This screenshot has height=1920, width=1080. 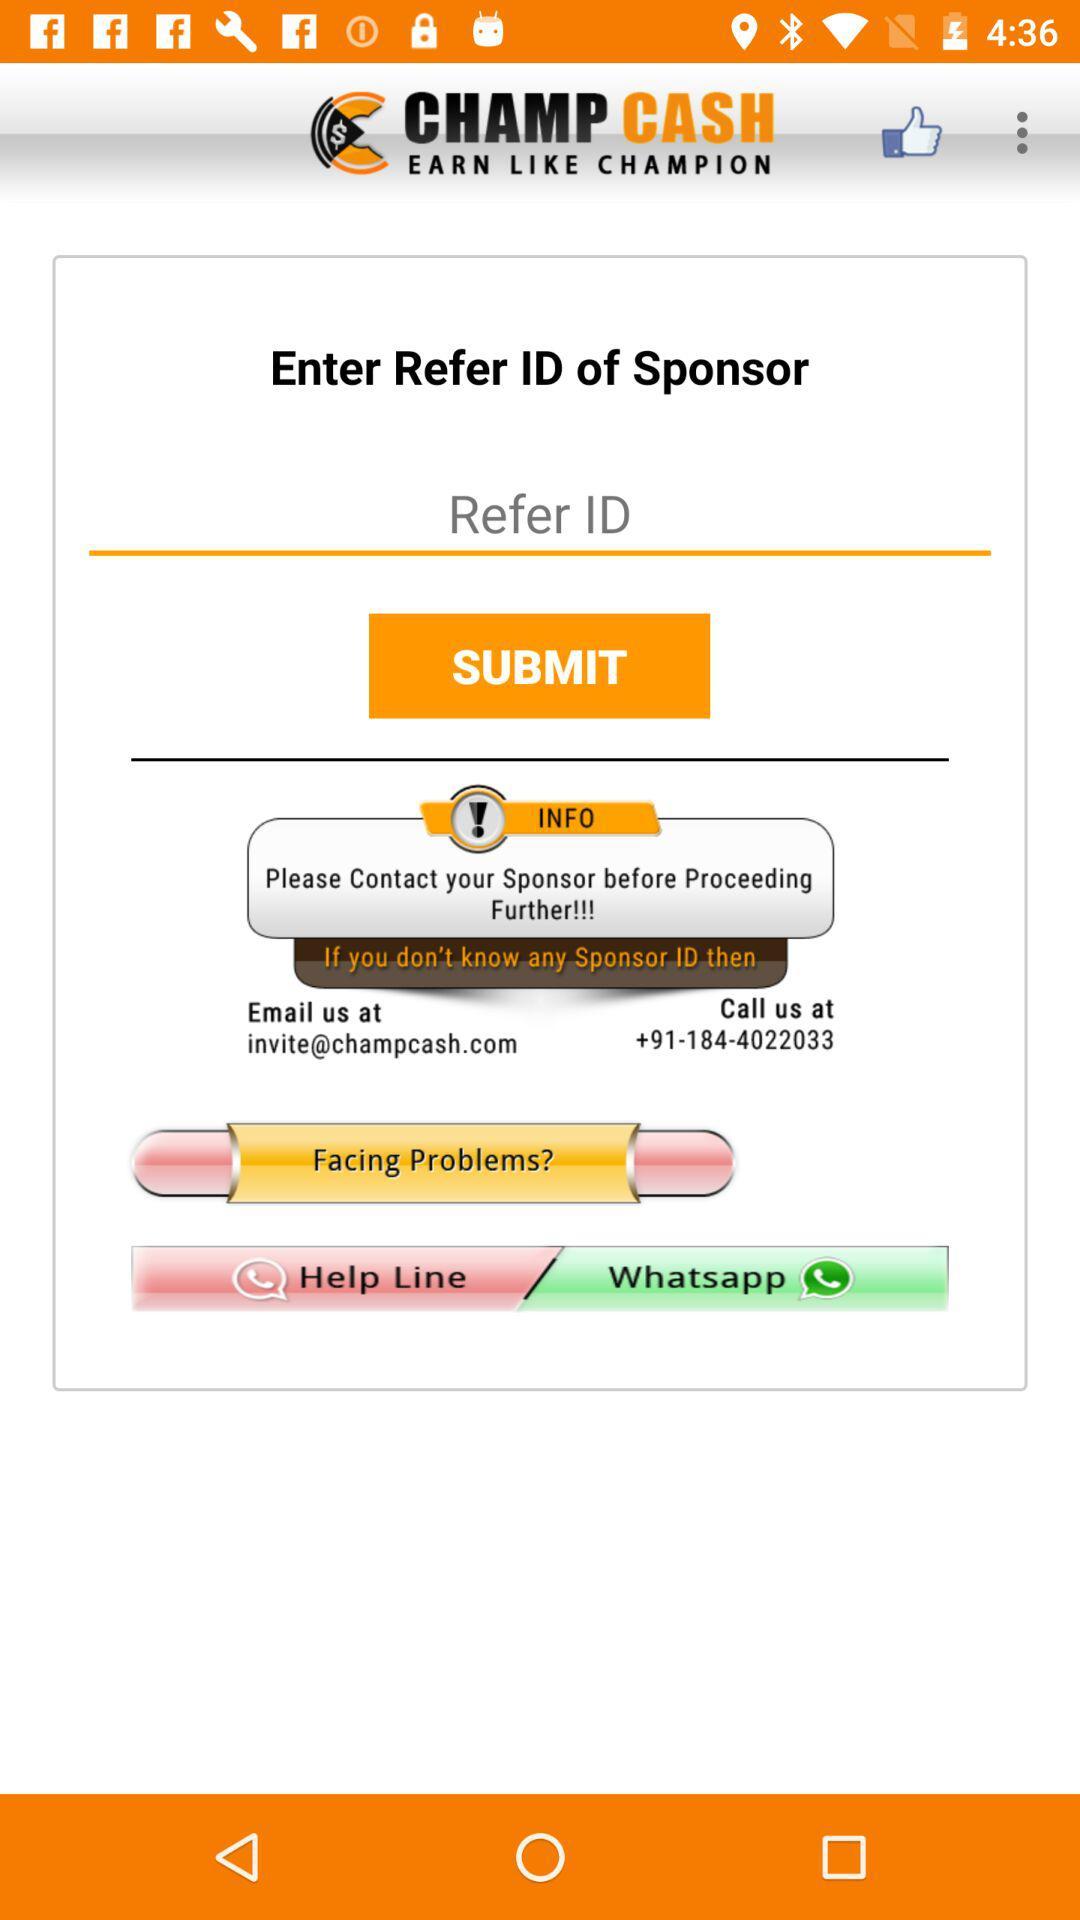 I want to click on insert refer id, so click(x=540, y=512).